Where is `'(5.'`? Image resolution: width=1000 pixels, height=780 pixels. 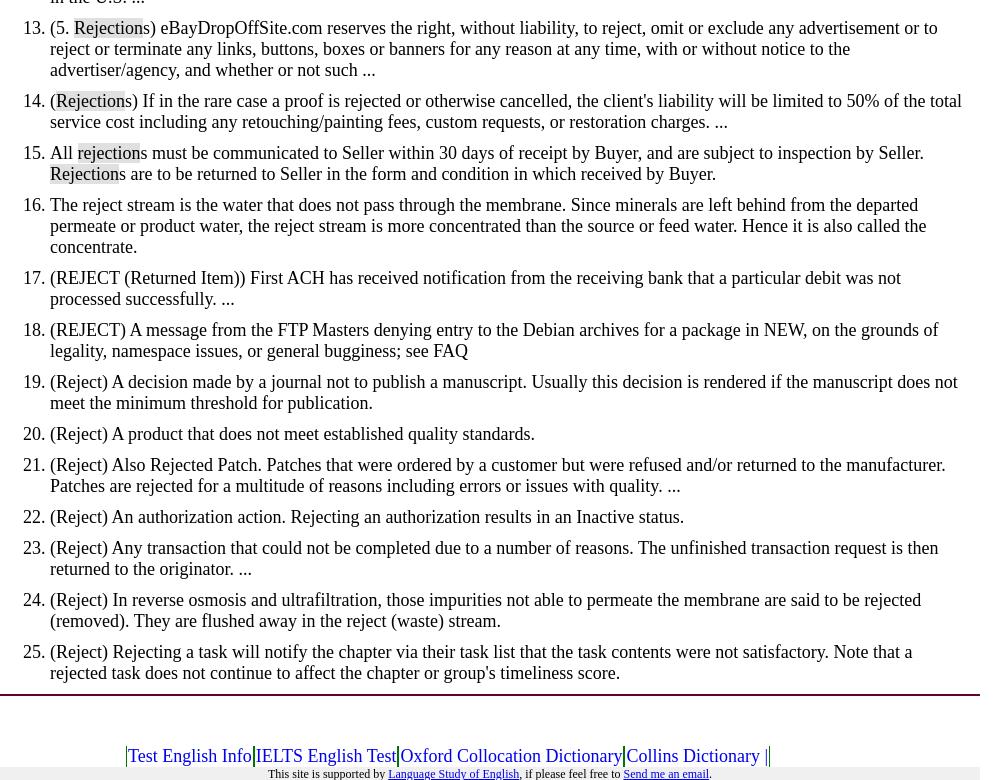 '(5.' is located at coordinates (62, 28).